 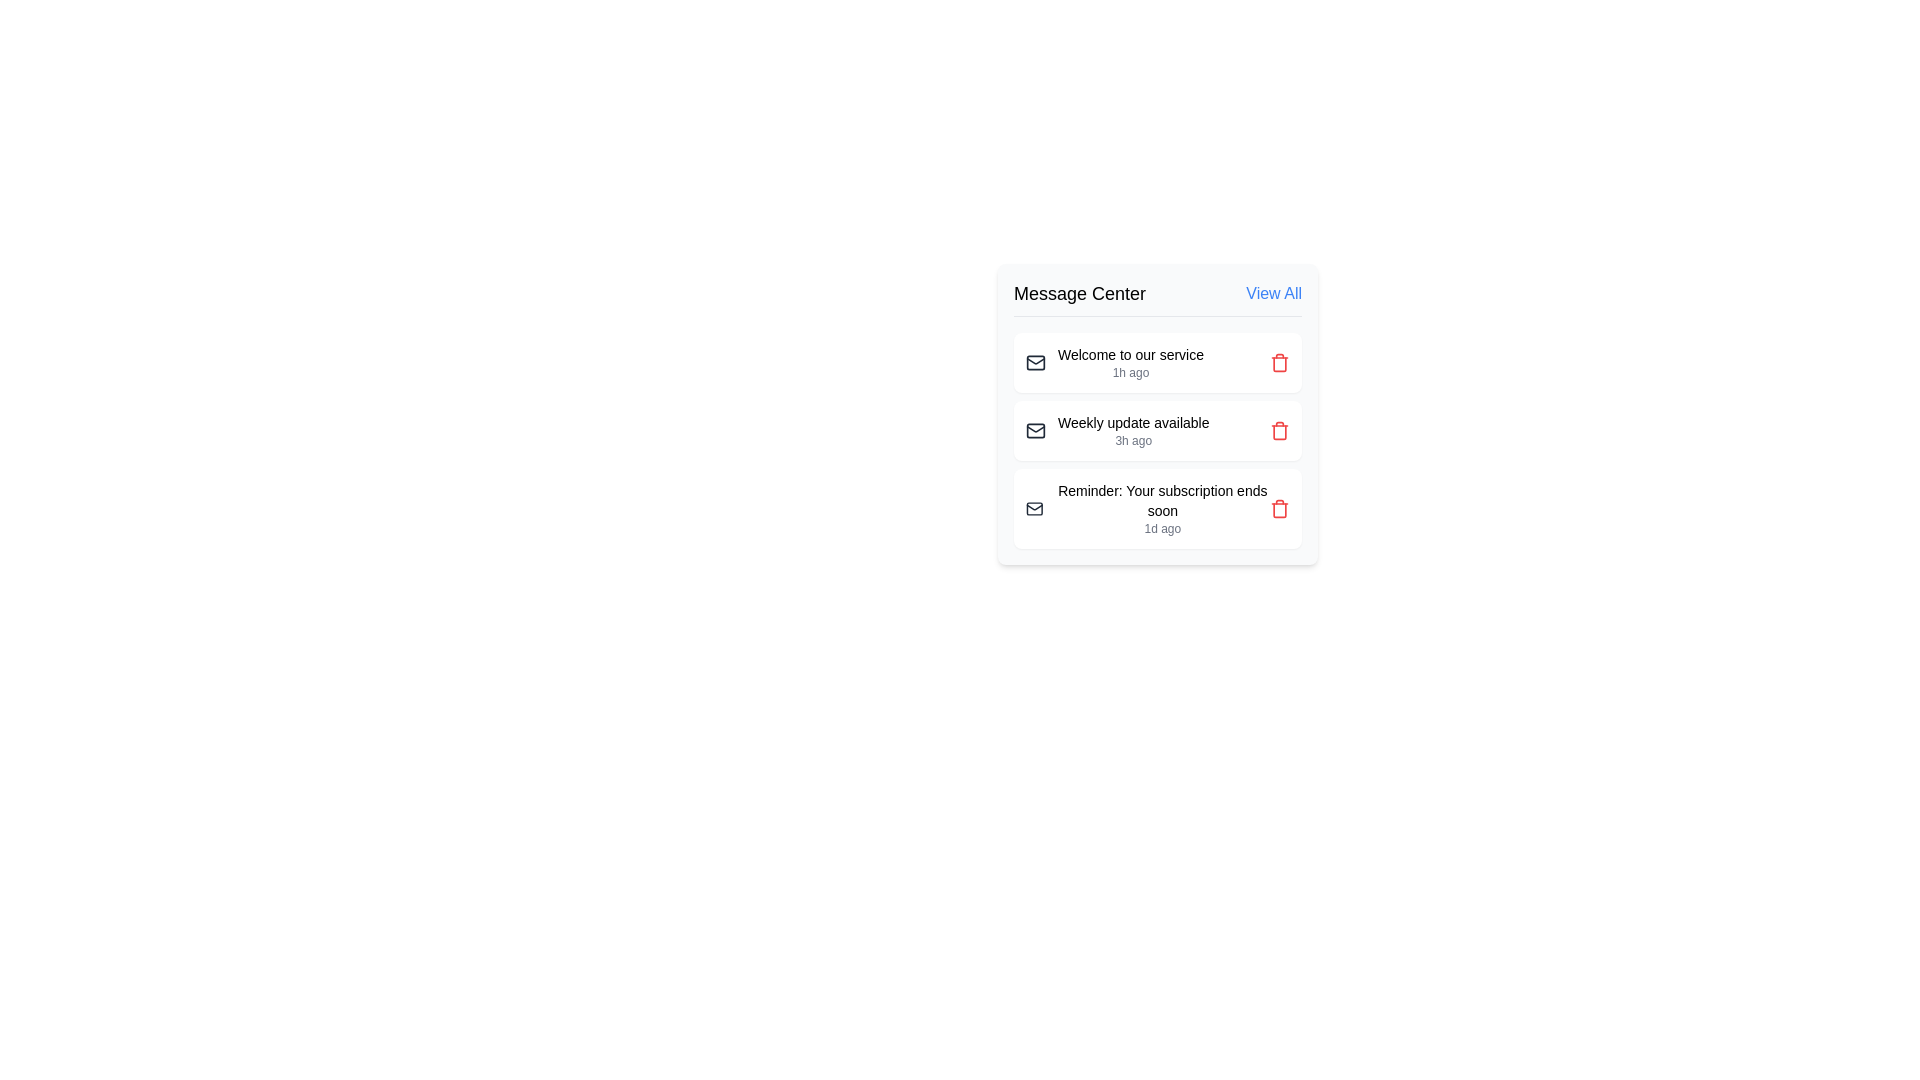 What do you see at coordinates (1131, 373) in the screenshot?
I see `the static text label displaying '1h ago', located below the 'Welcome to our service' text in the Message Center interface` at bounding box center [1131, 373].